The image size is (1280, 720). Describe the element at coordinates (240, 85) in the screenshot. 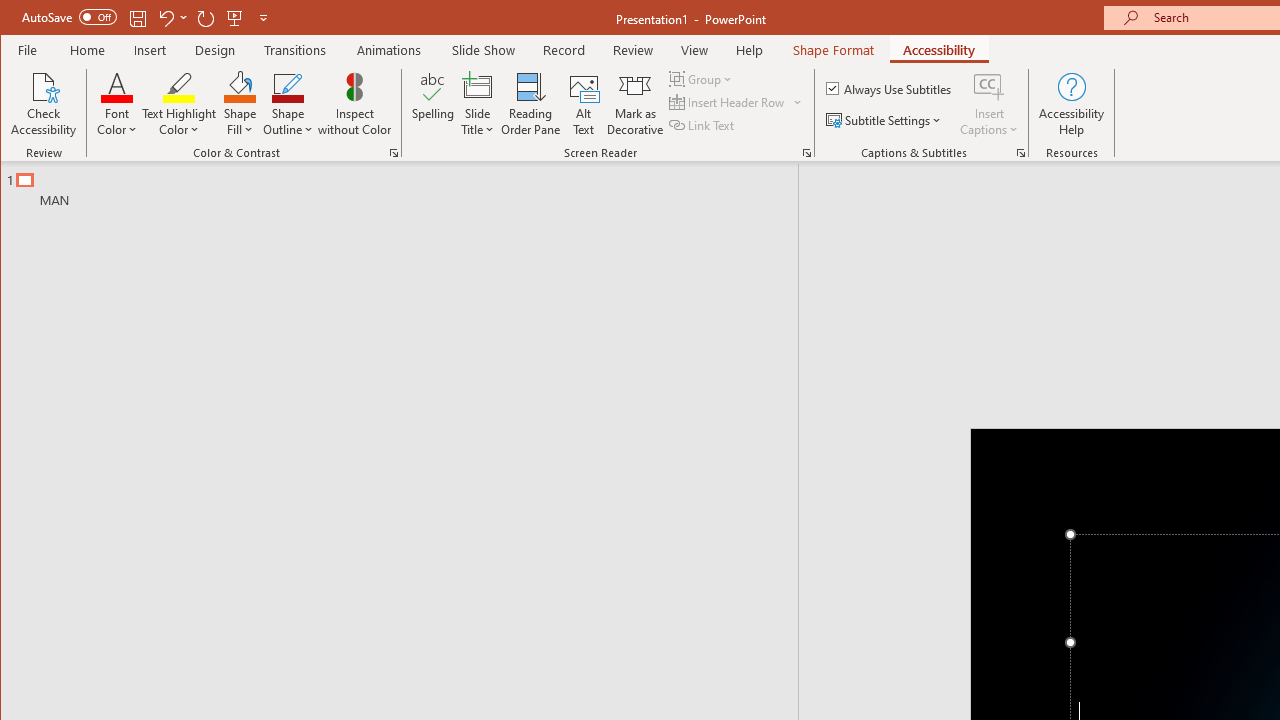

I see `'Shape Fill Orange, Accent 2'` at that location.